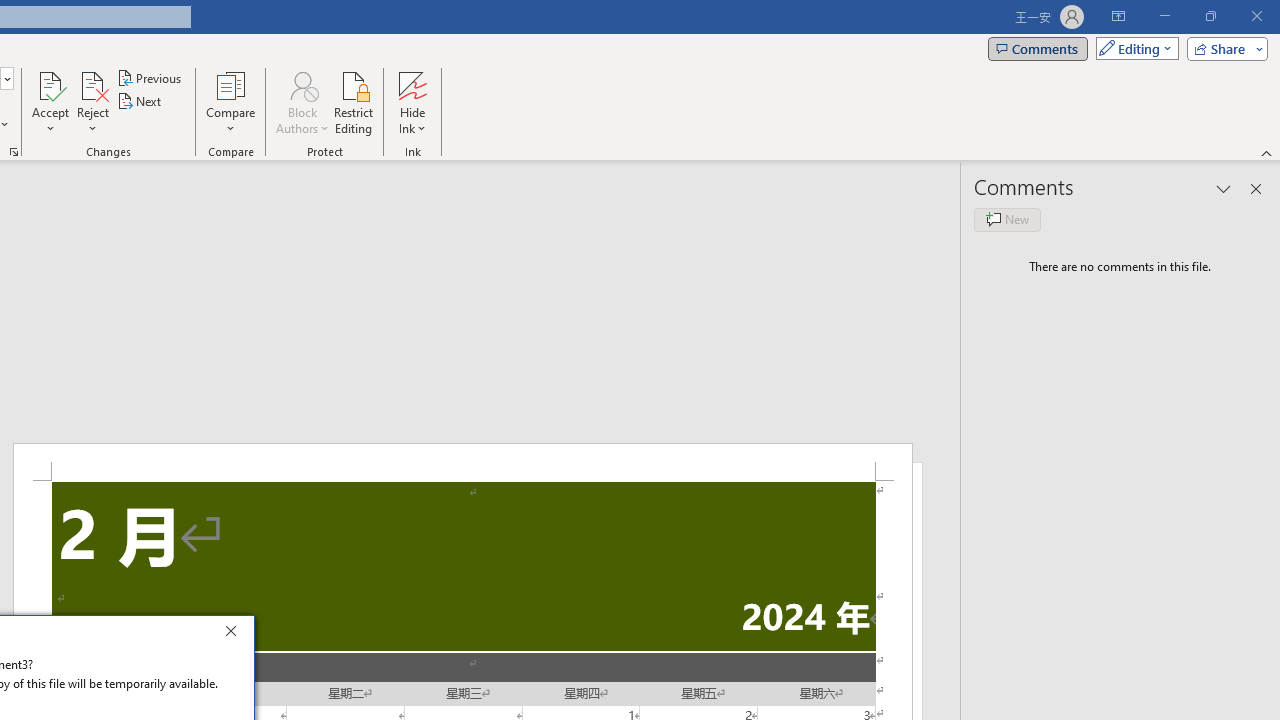  Describe the element at coordinates (50, 103) in the screenshot. I see `'Accept'` at that location.